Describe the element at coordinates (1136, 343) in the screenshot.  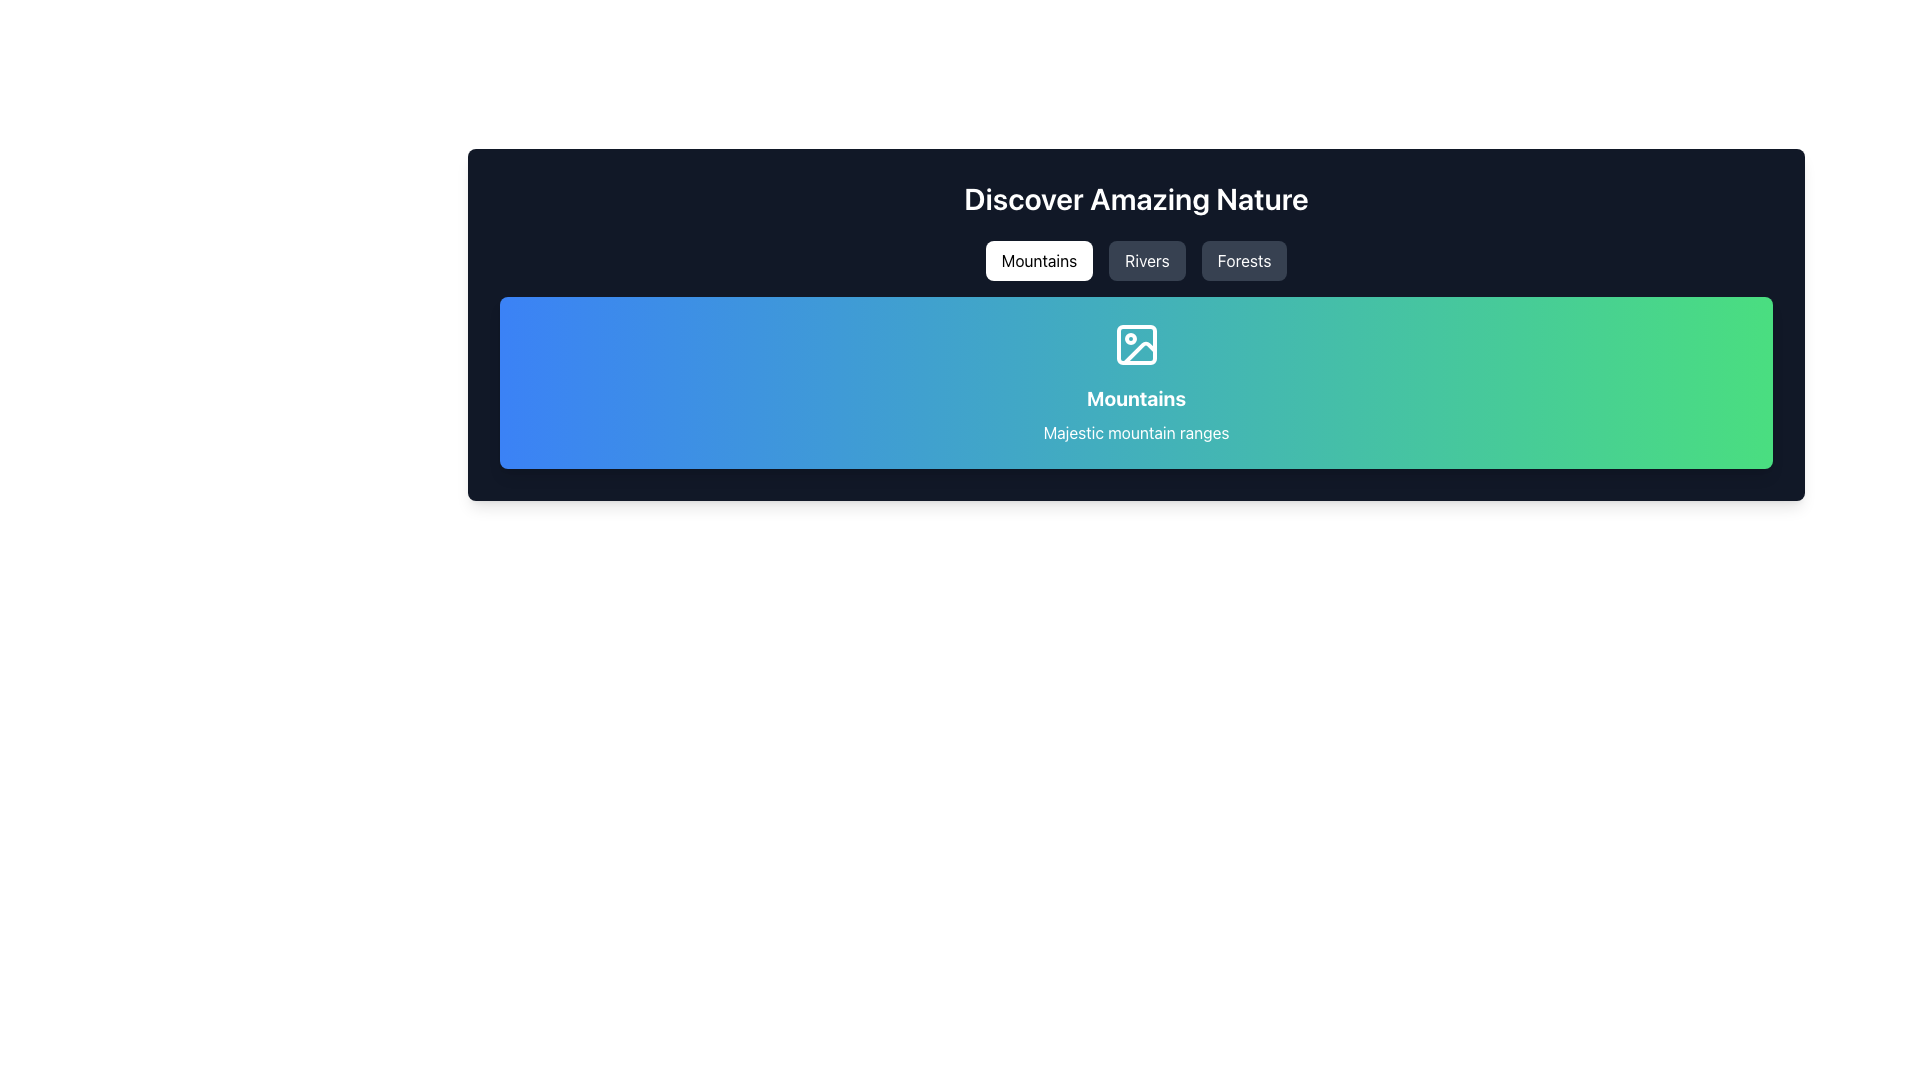
I see `the top-left graphical component of the SVG icon that visually represents an image above the text 'Mountains' in the interface` at that location.